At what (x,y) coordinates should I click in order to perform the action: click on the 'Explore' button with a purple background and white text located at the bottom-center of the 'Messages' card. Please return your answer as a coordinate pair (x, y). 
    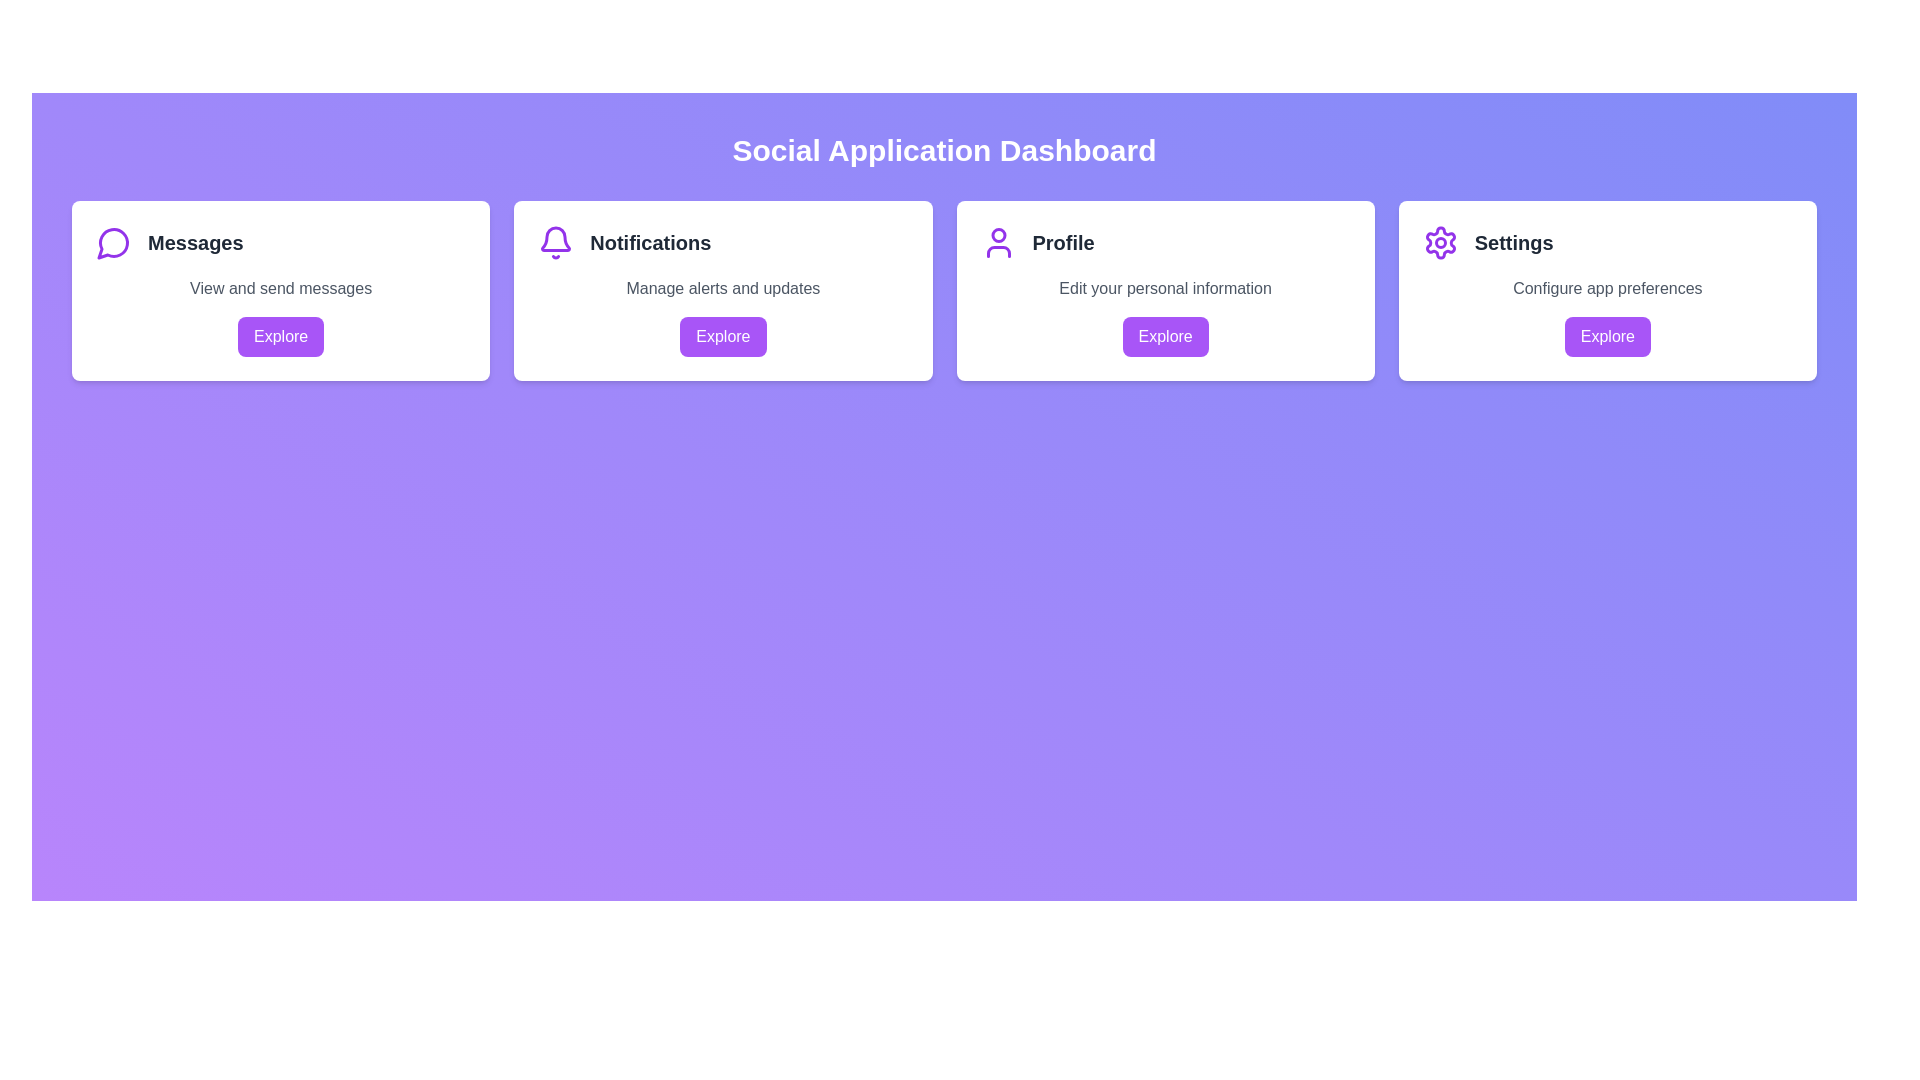
    Looking at the image, I should click on (280, 335).